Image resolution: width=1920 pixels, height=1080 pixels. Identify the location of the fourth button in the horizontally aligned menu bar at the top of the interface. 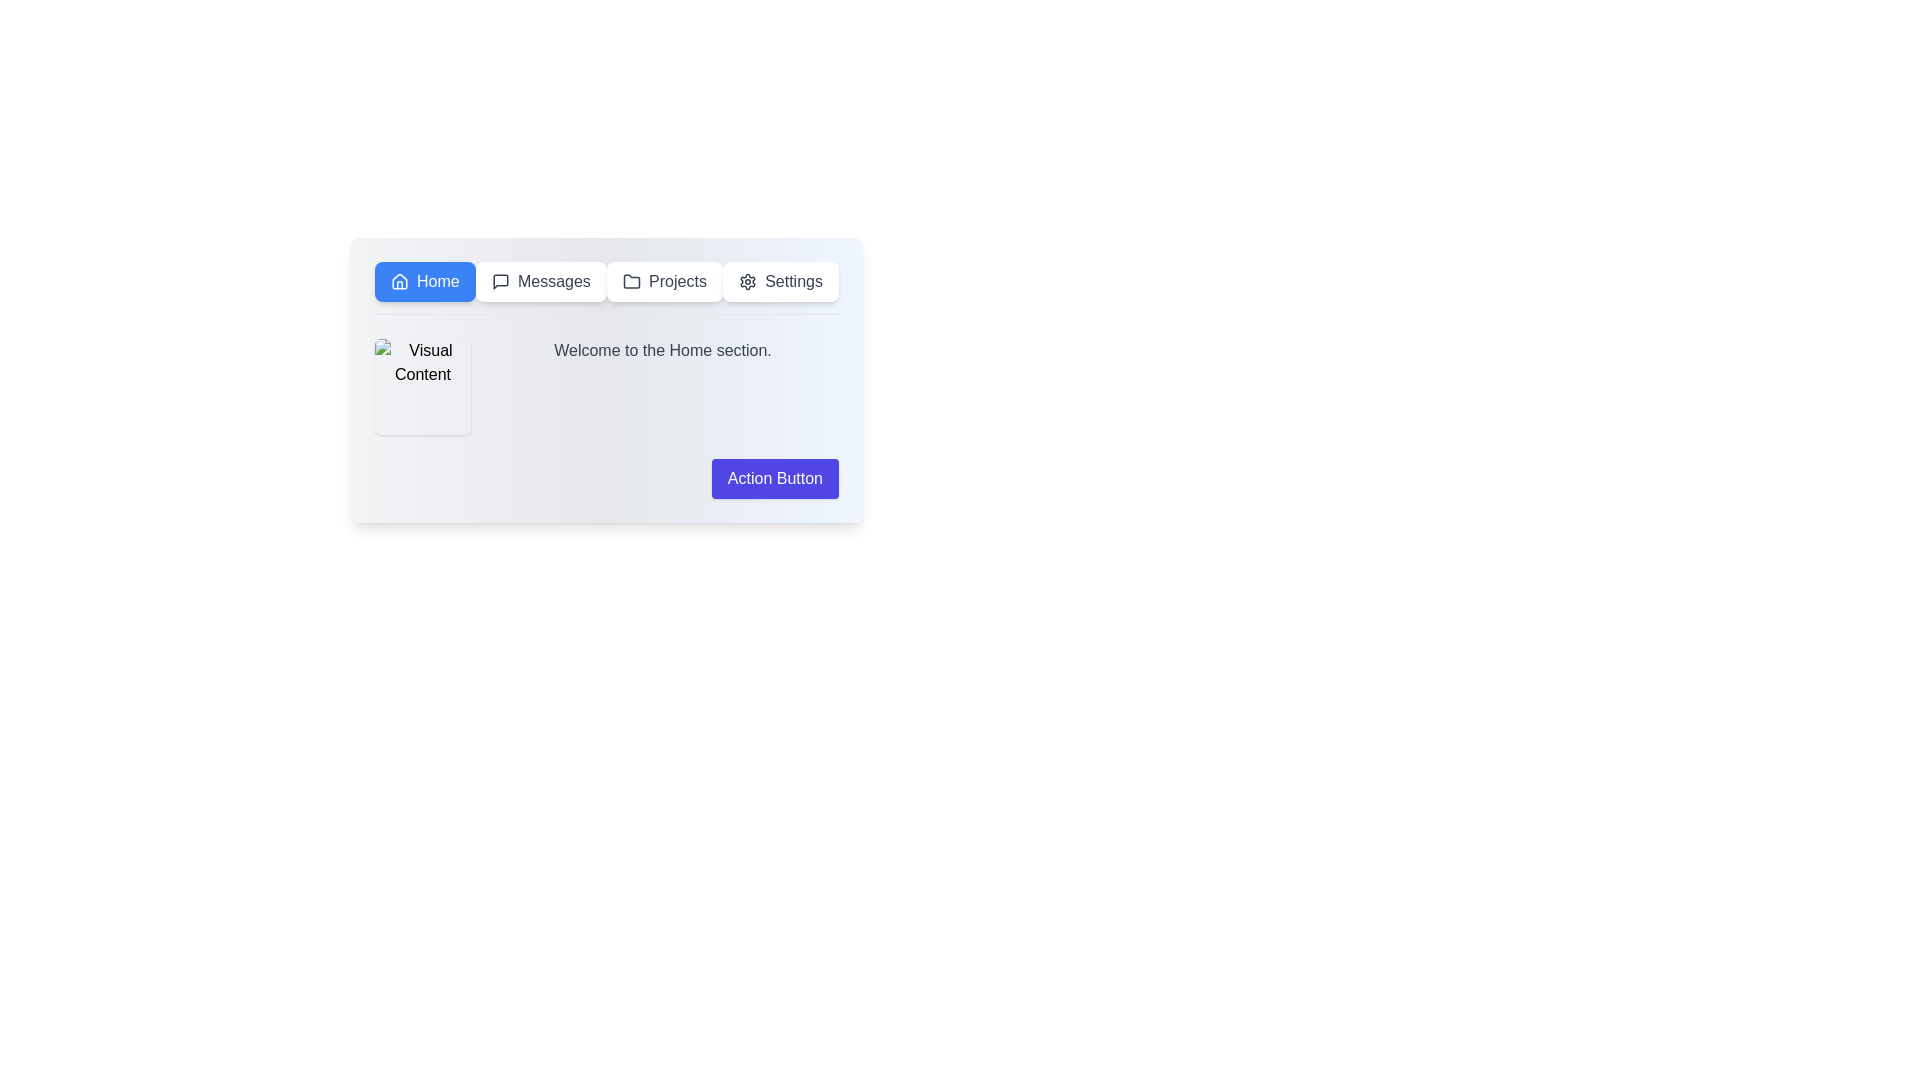
(780, 281).